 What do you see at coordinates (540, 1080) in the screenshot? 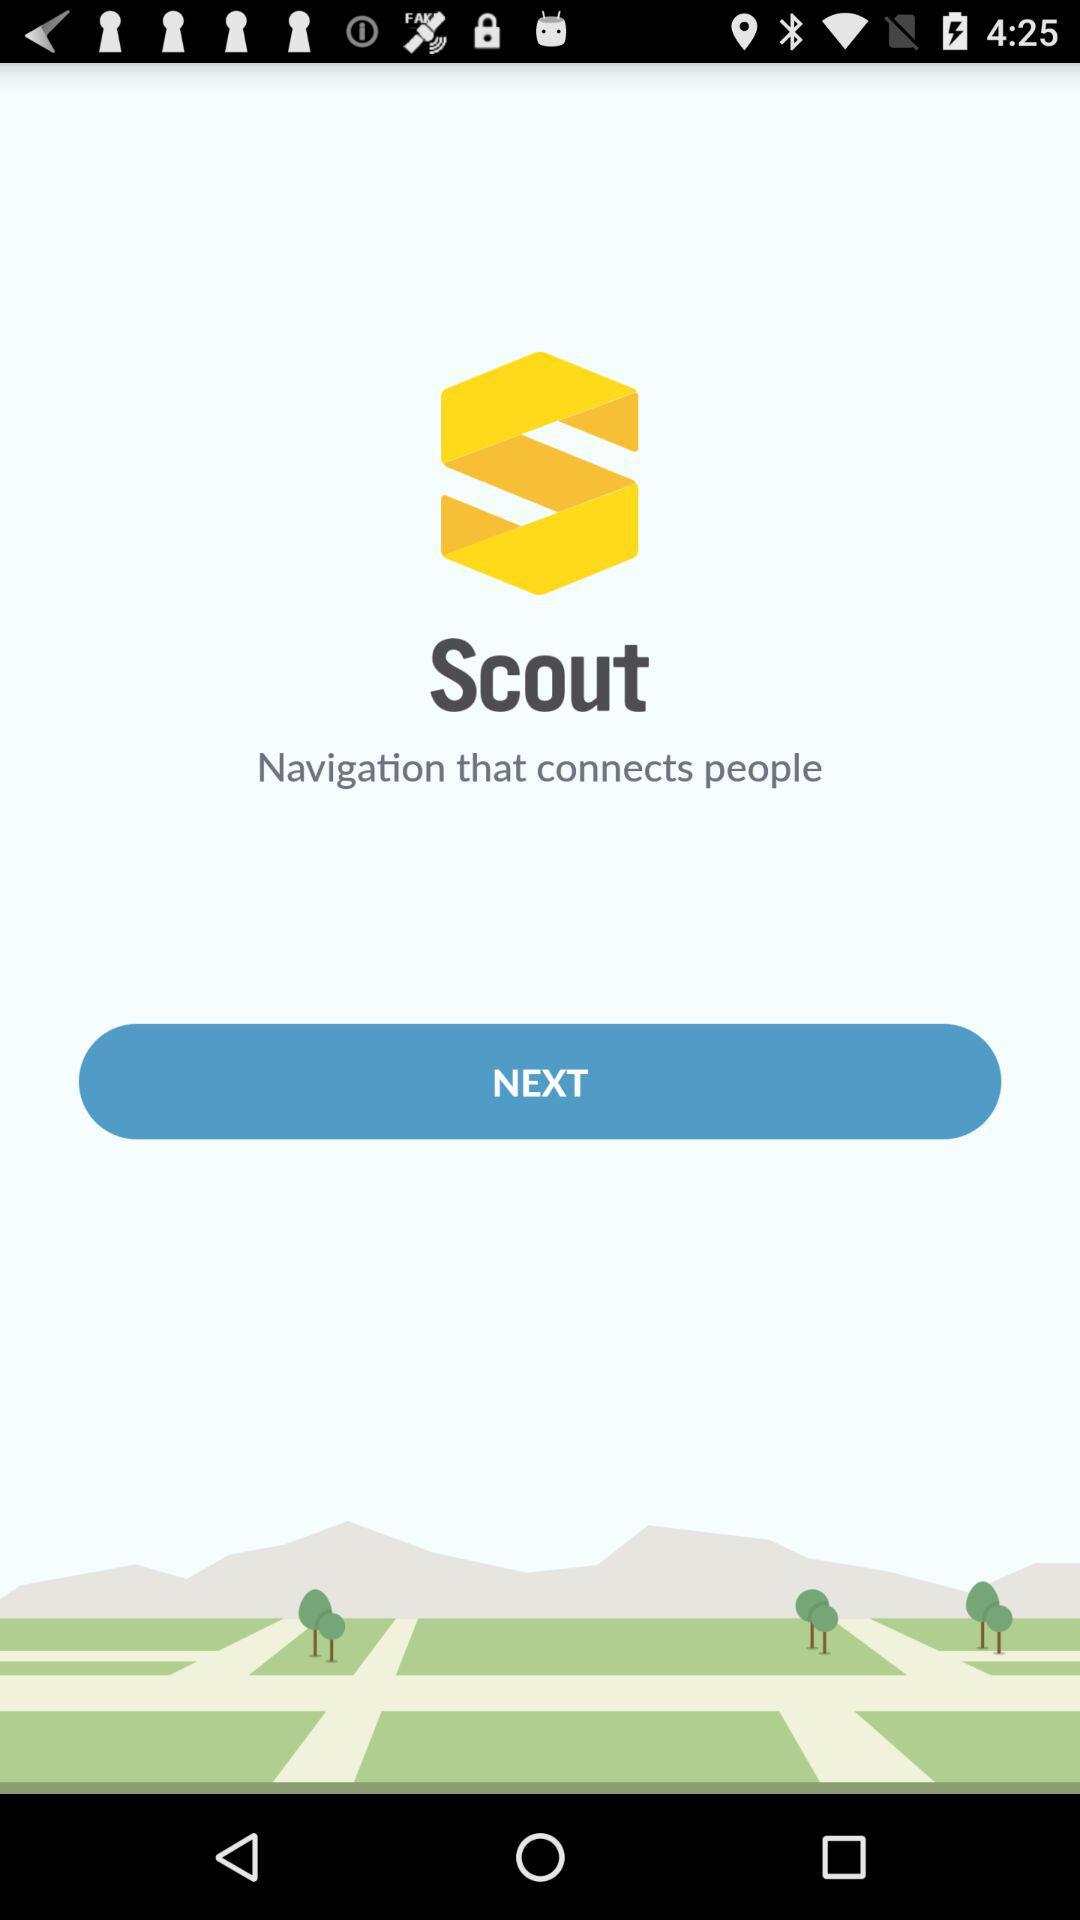
I see `the icon below the navigation that connects` at bounding box center [540, 1080].